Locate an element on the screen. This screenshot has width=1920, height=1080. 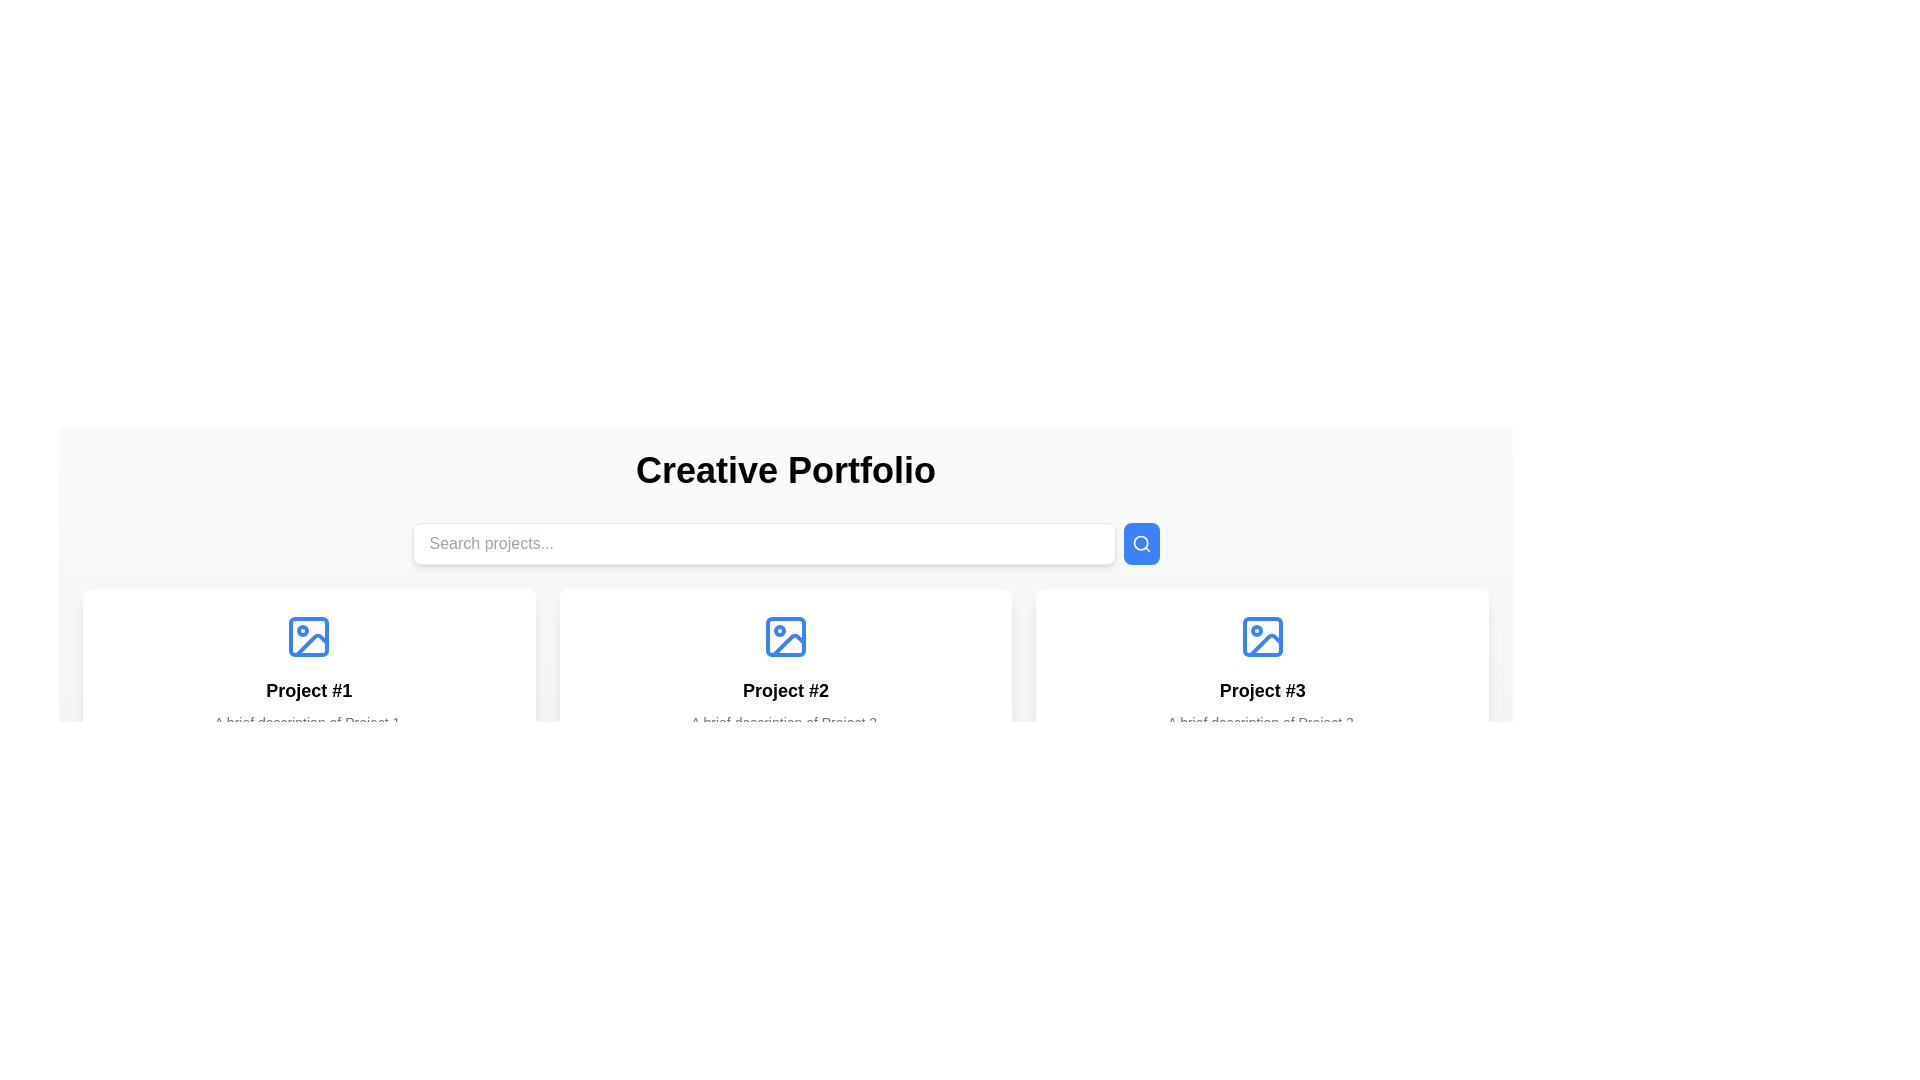
text element that serves as the header or title for the page, which is positioned directly above the search bar and project cards is located at coordinates (785, 470).